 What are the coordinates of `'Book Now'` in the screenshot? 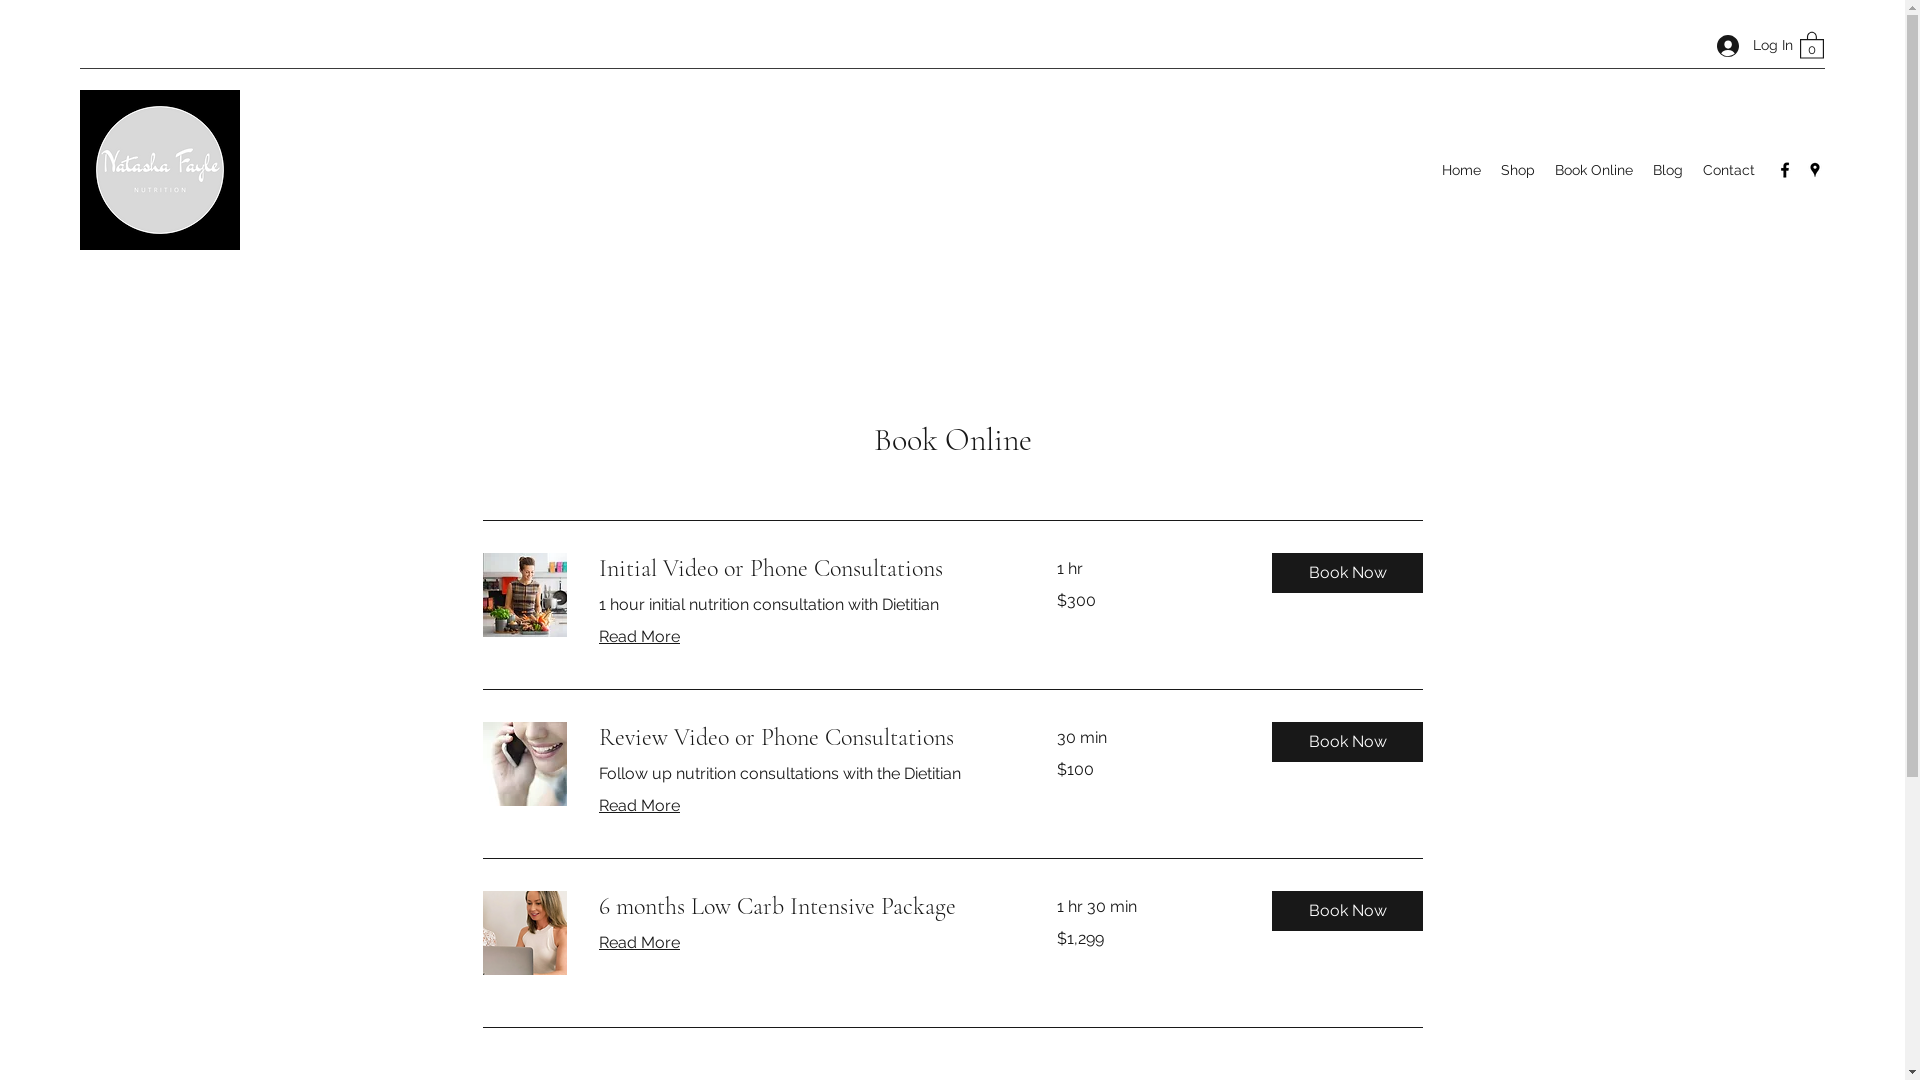 It's located at (1347, 573).